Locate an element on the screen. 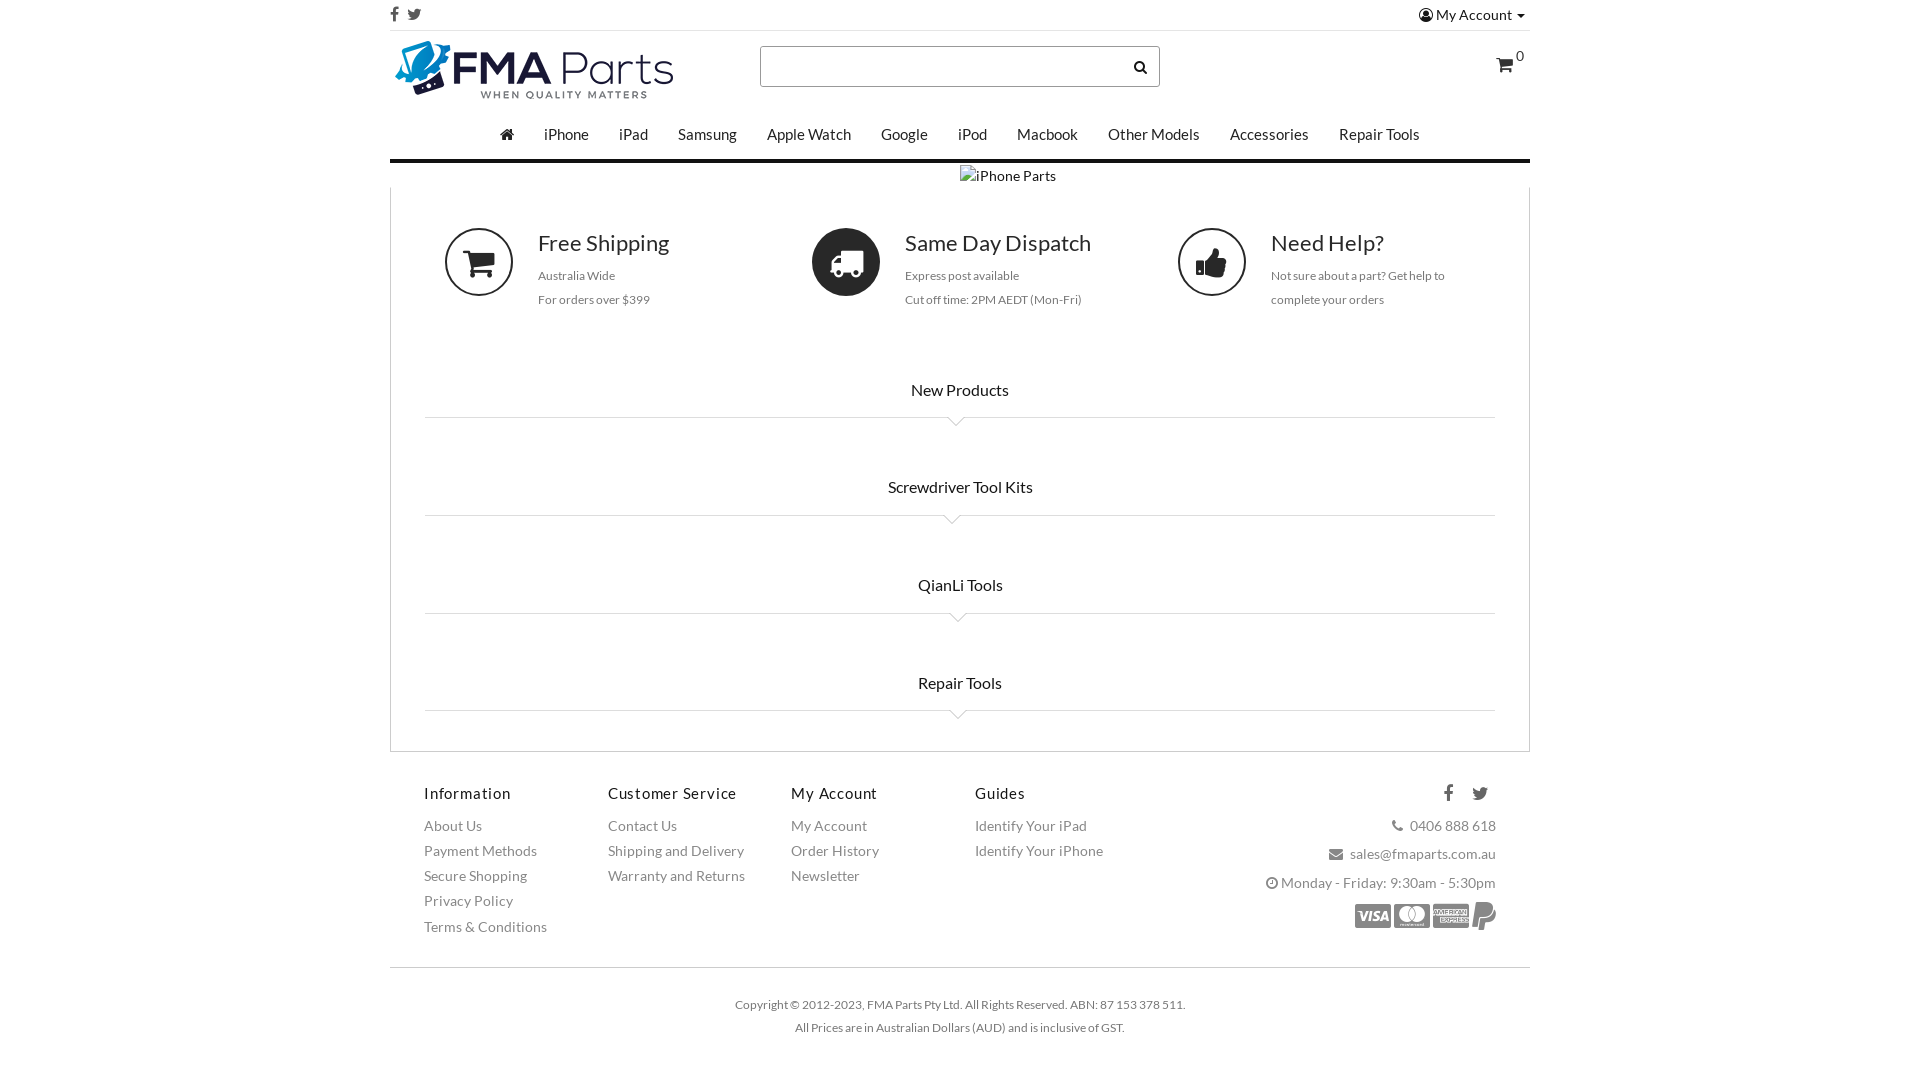  '0' is located at coordinates (1510, 64).